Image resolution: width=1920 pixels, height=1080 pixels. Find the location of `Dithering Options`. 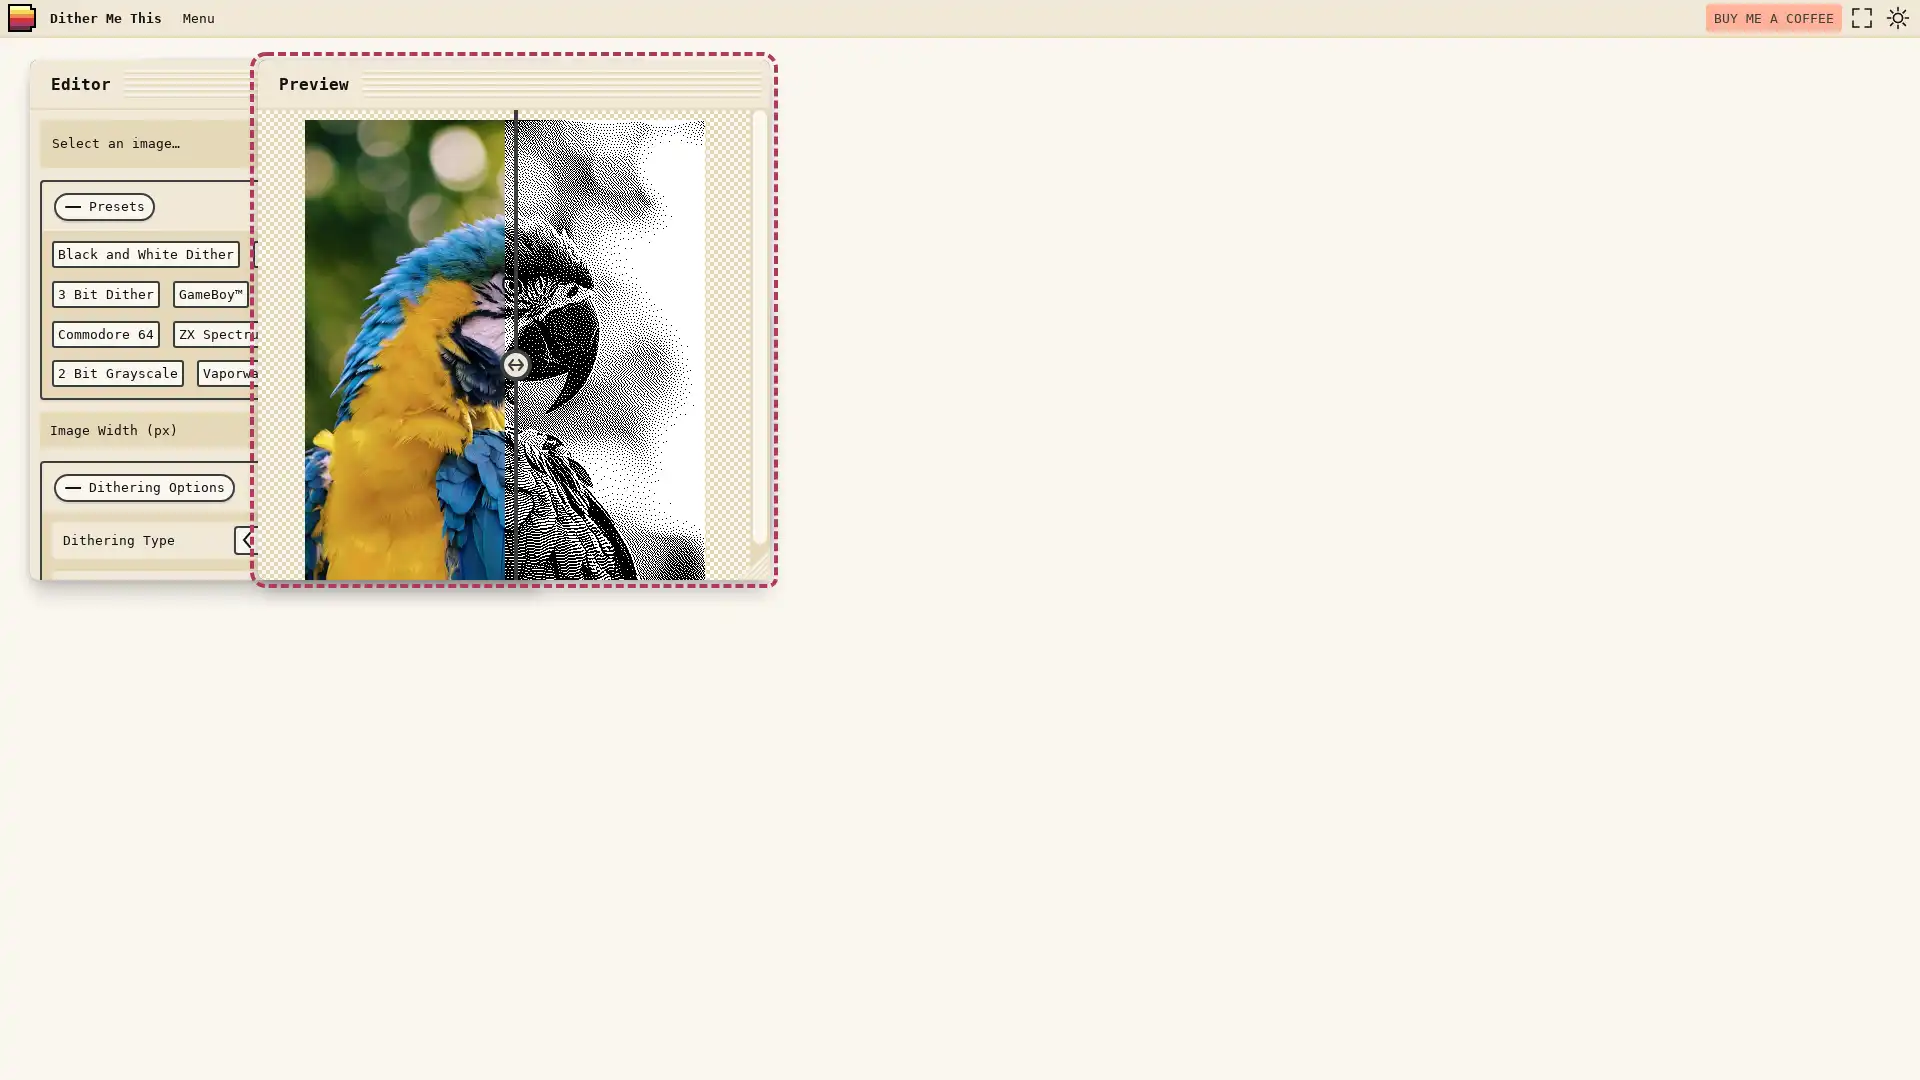

Dithering Options is located at coordinates (143, 486).